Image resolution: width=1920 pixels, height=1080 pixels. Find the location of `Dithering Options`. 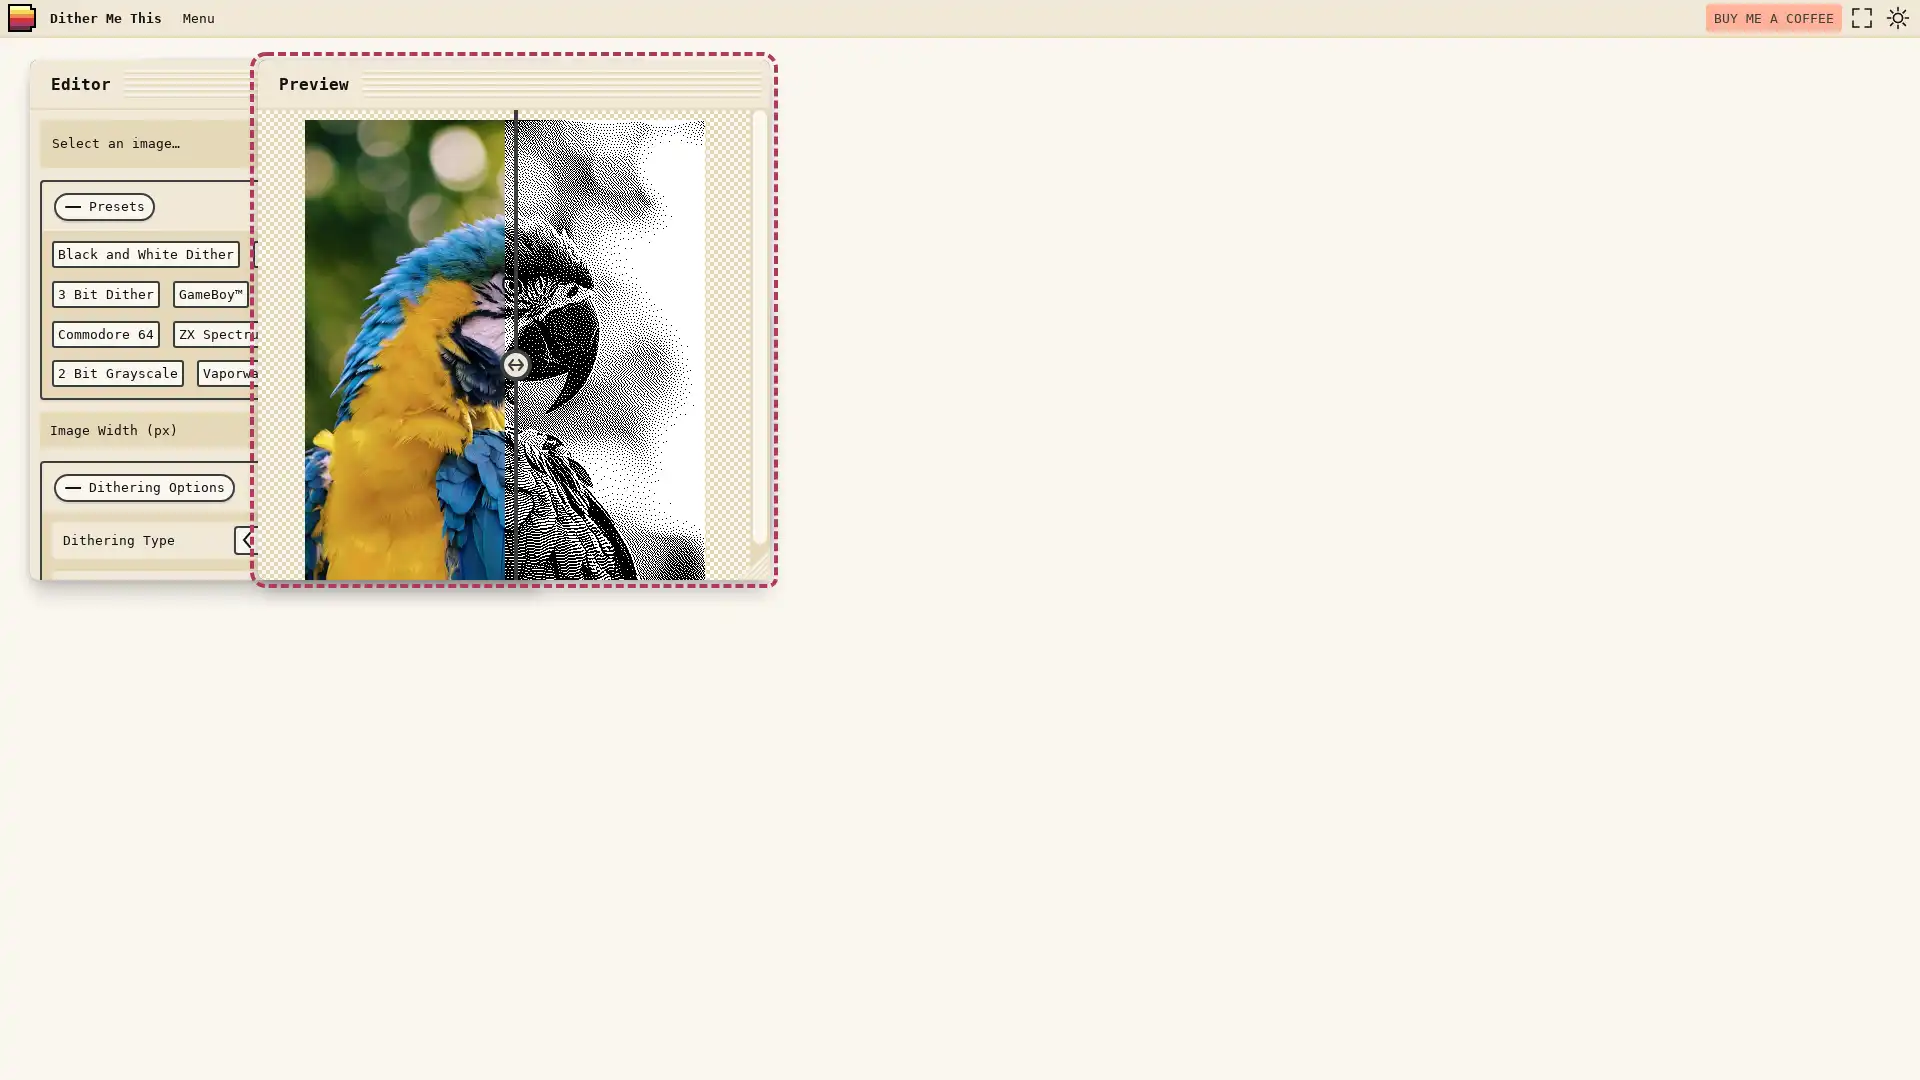

Dithering Options is located at coordinates (143, 486).